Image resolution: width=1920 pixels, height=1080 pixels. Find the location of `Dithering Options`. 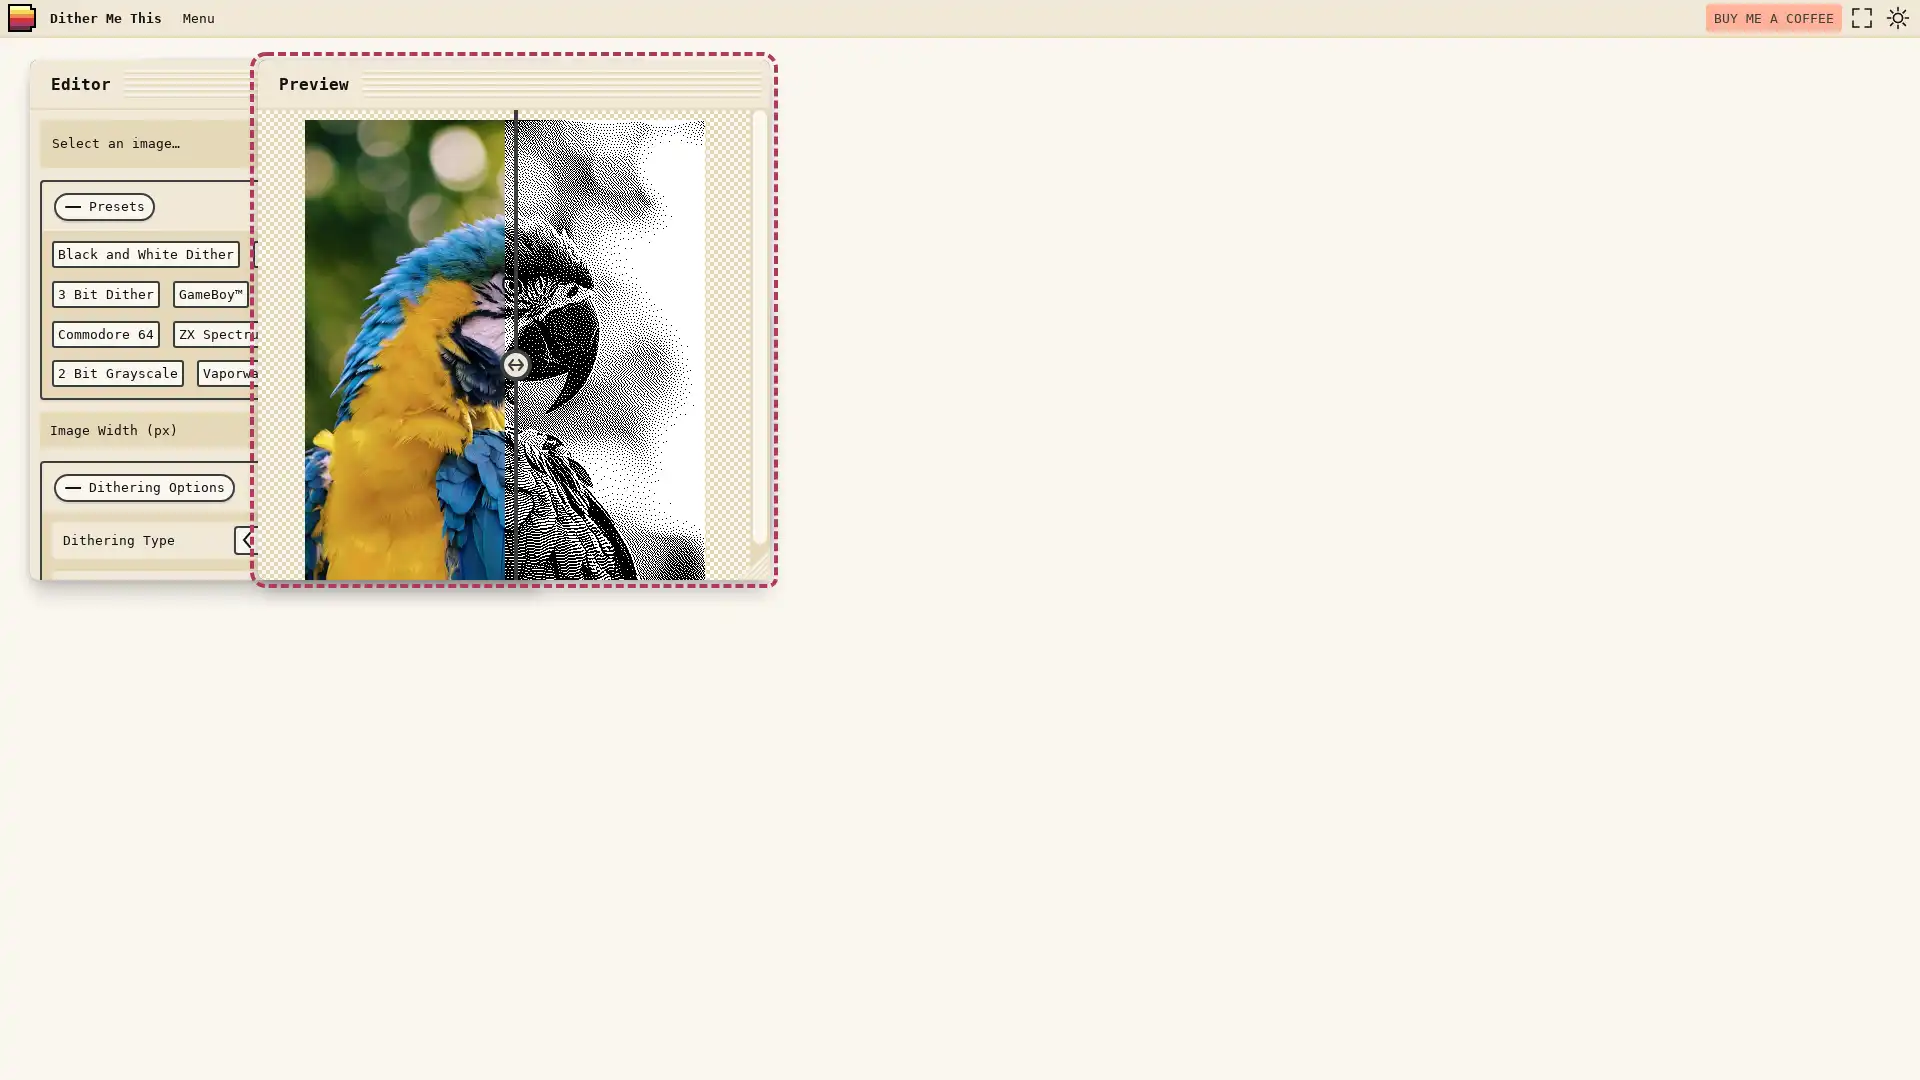

Dithering Options is located at coordinates (143, 486).